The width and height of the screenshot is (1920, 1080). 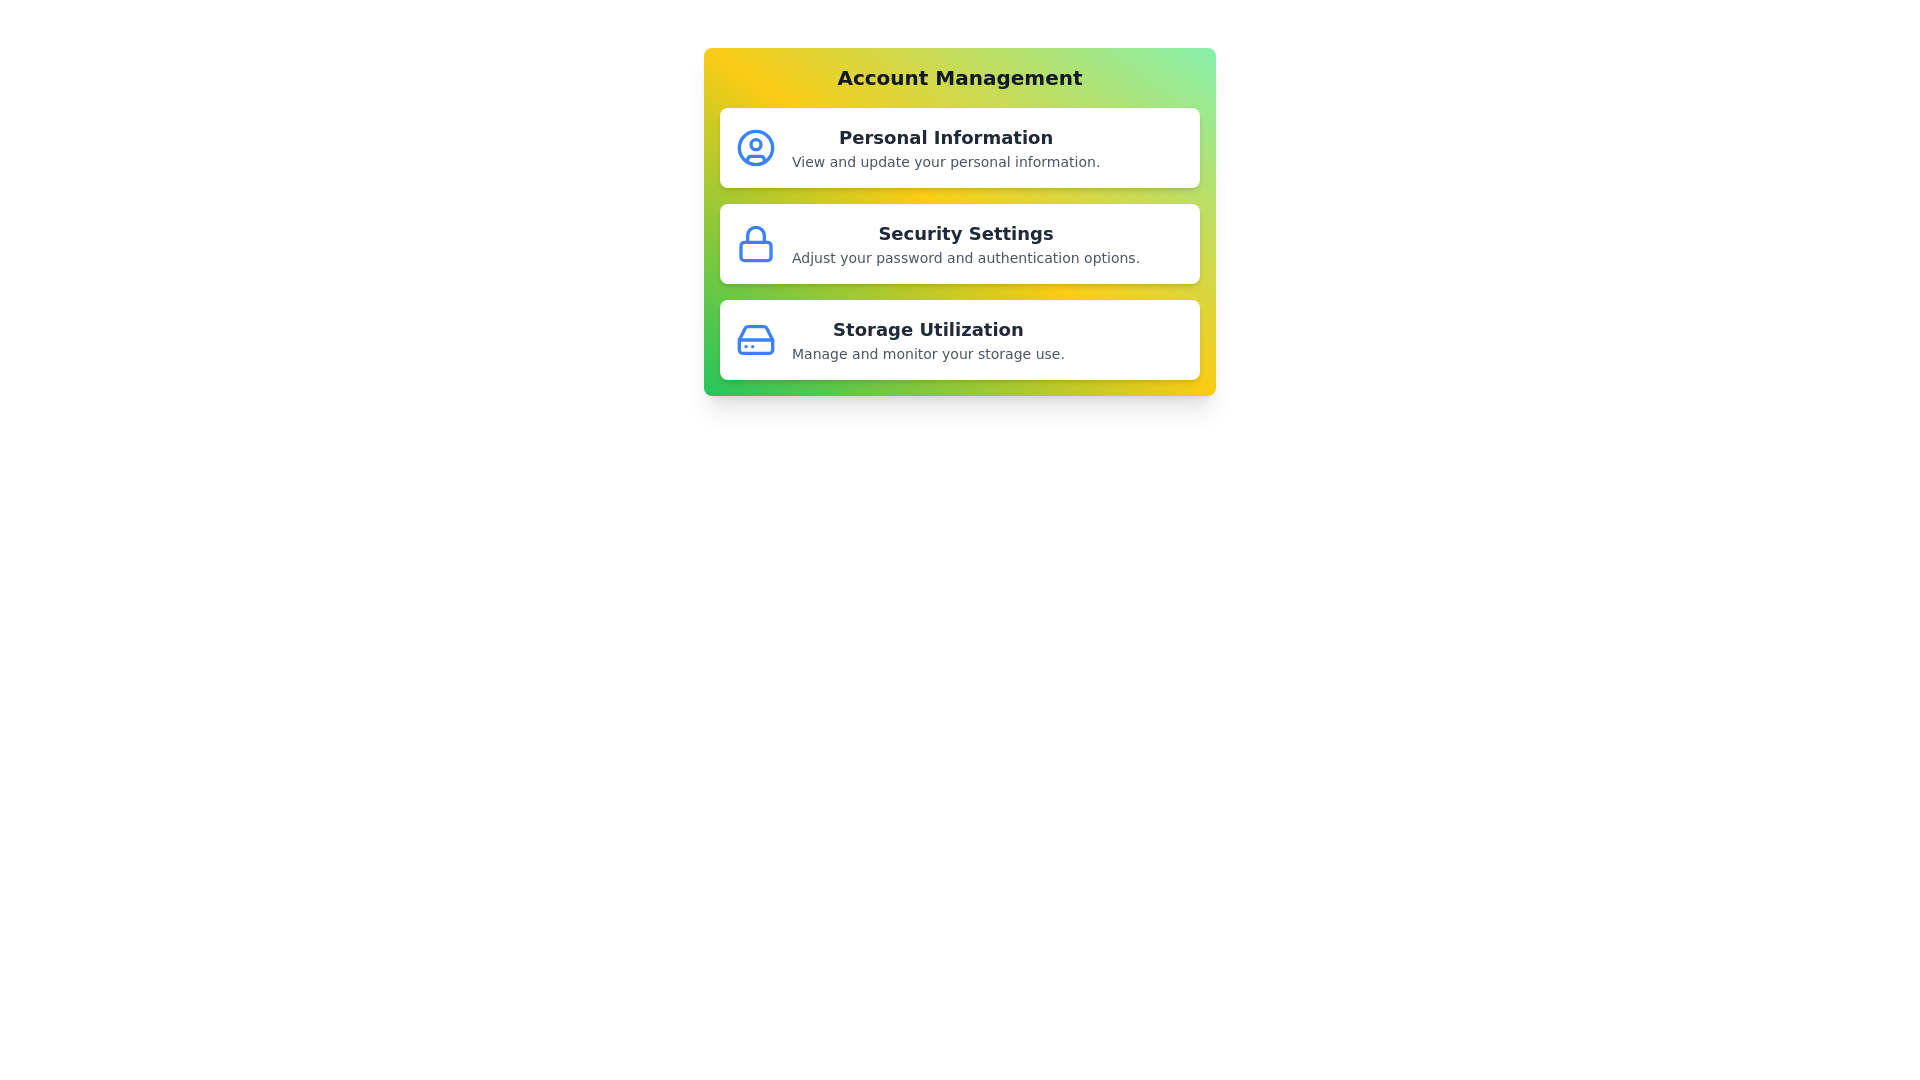 I want to click on the icon associated with the Storage Utilization option, so click(x=754, y=338).